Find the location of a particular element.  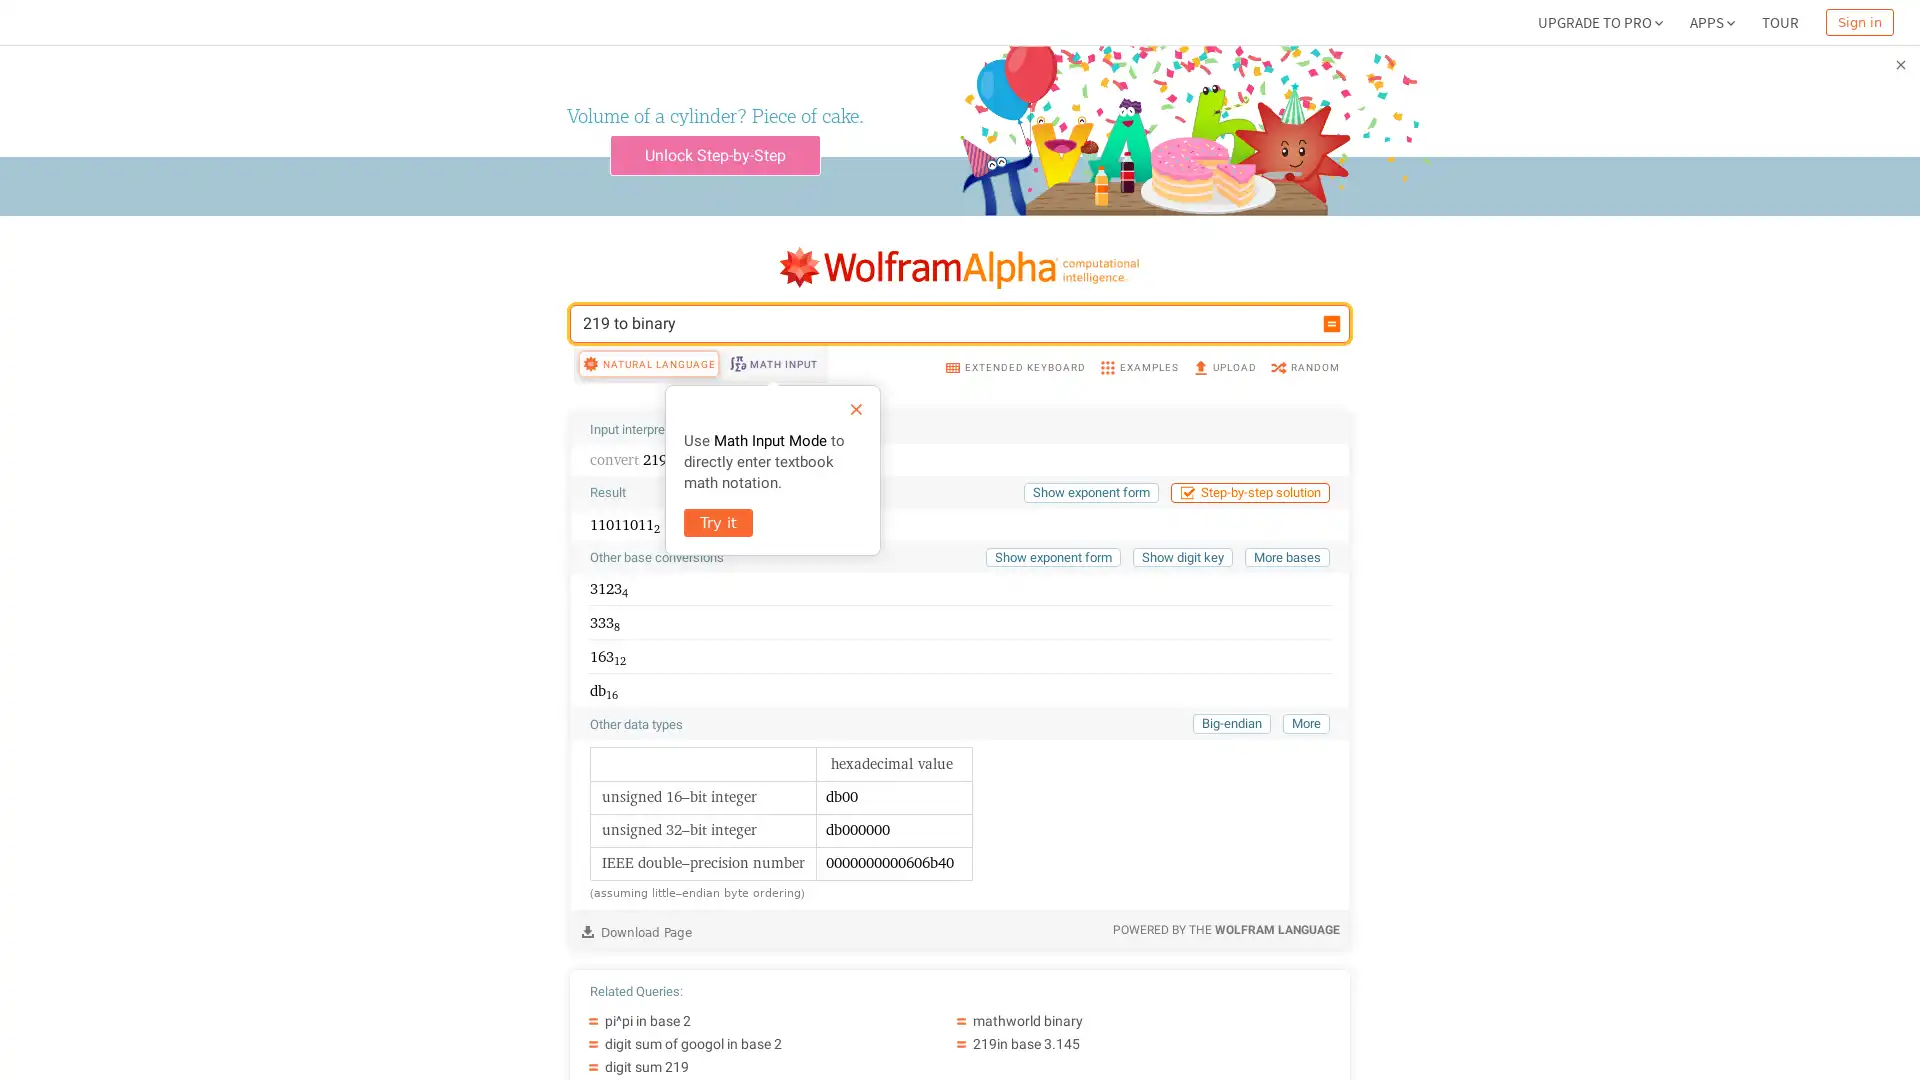

Big-endian is located at coordinates (1231, 763).